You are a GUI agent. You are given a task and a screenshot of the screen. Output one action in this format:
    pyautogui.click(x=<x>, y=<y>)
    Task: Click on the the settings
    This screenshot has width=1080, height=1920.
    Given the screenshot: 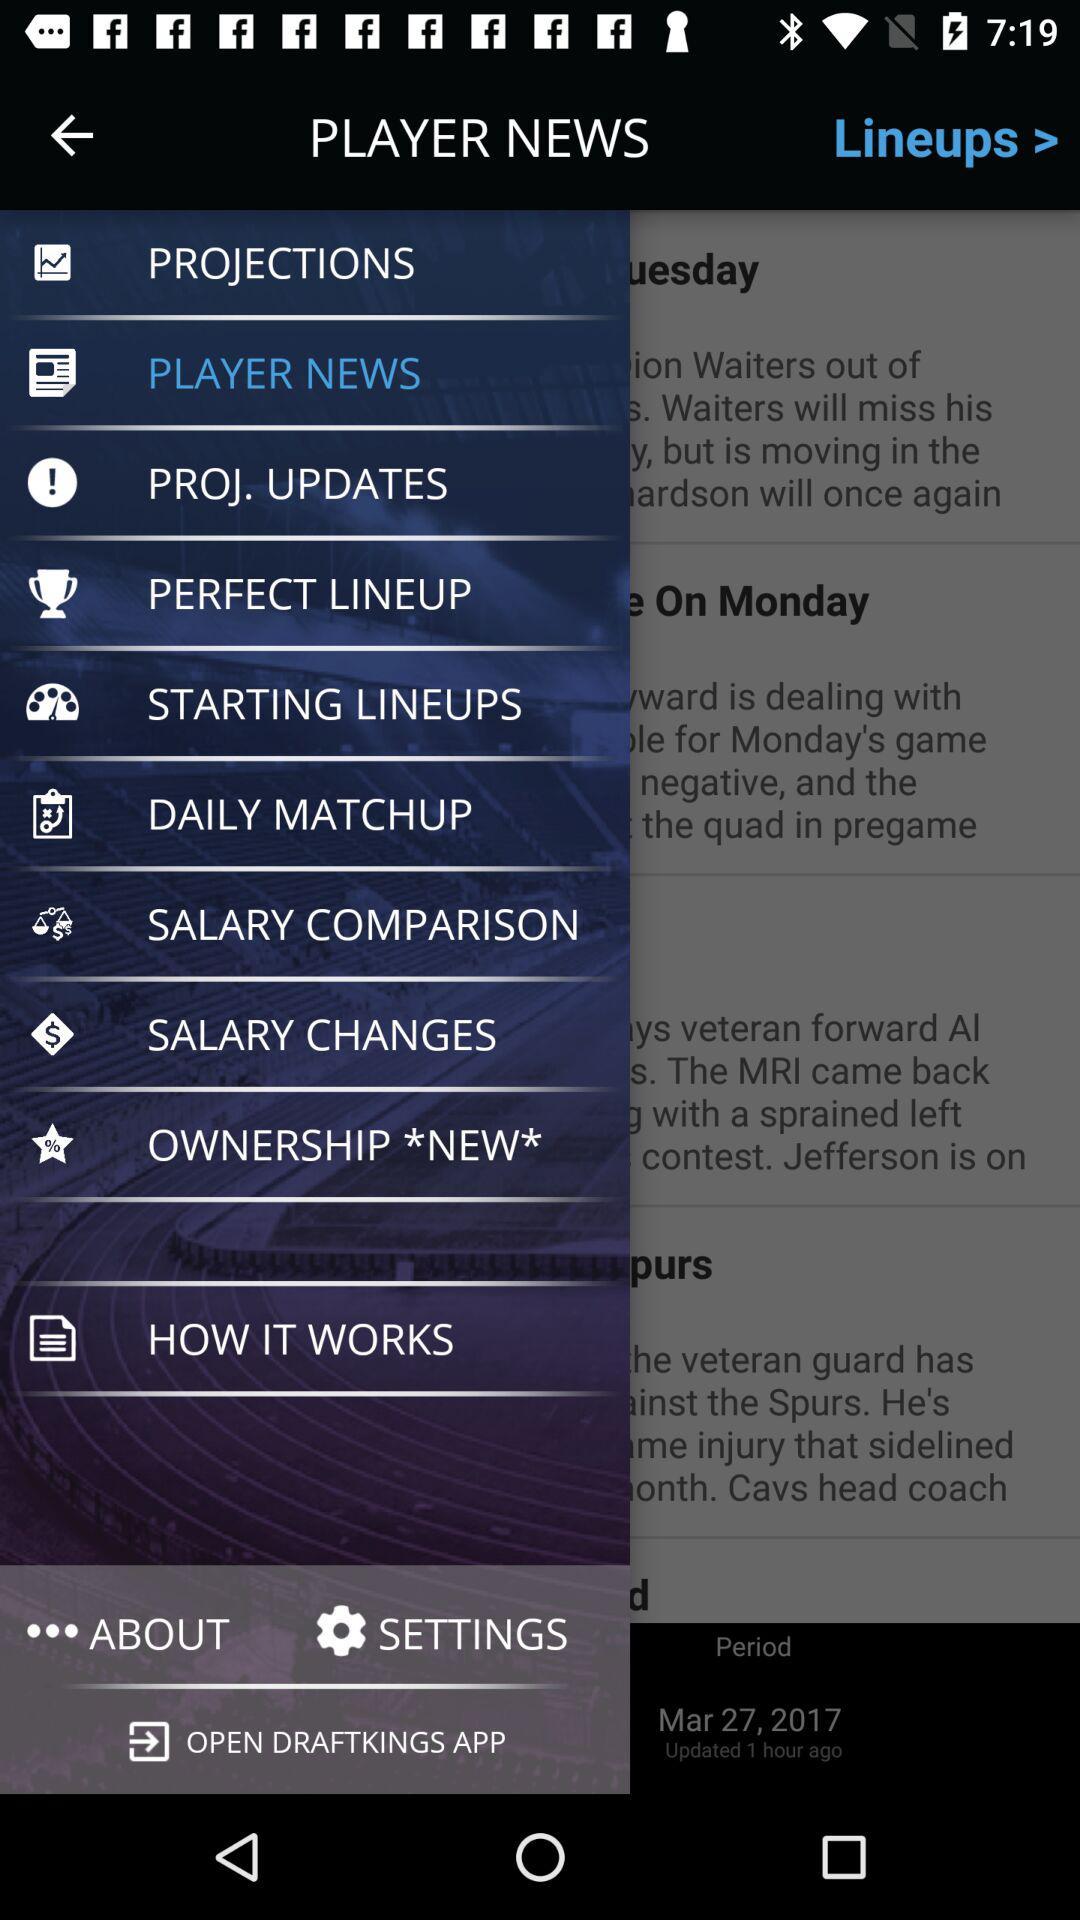 What is the action you would take?
    pyautogui.click(x=459, y=1631)
    